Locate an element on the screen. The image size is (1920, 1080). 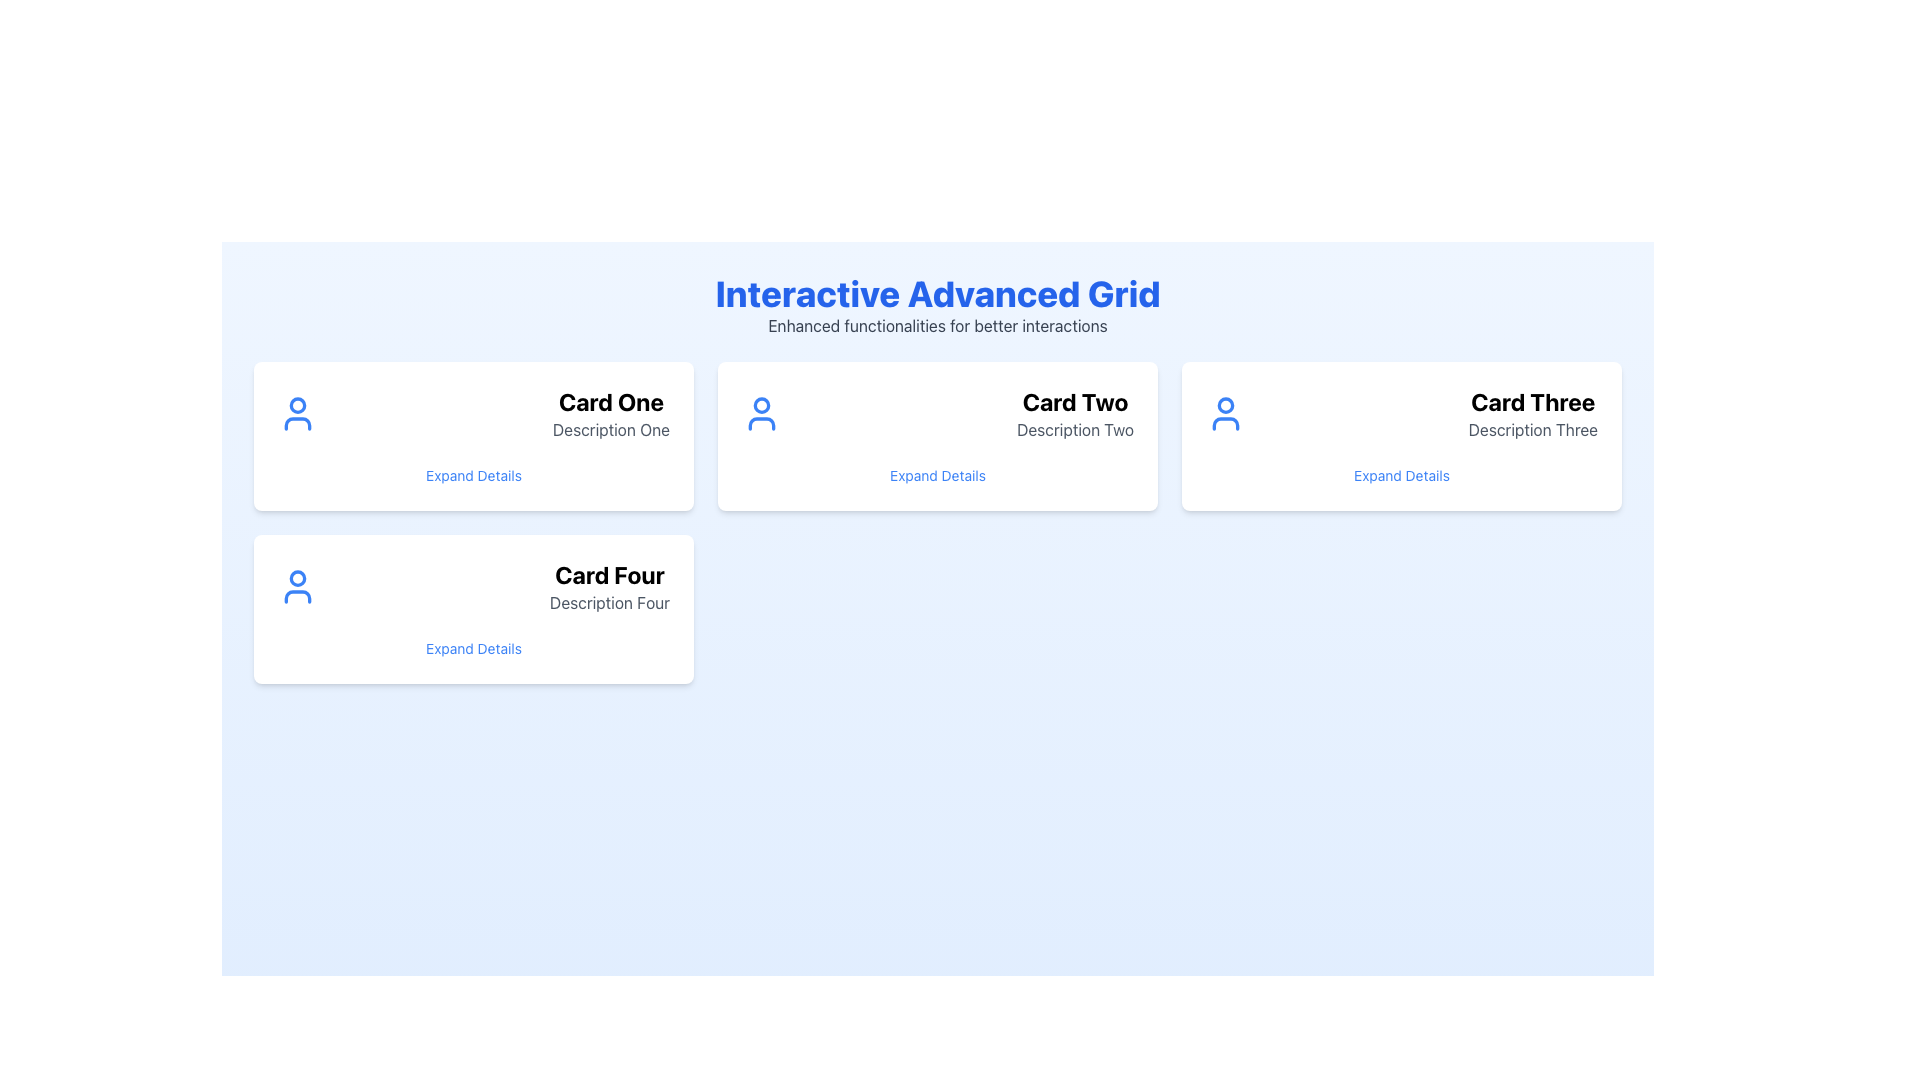
the blue-colored hyperlink 'Expand Details' located at the bottom right corner of 'Card Two' is located at coordinates (936, 475).